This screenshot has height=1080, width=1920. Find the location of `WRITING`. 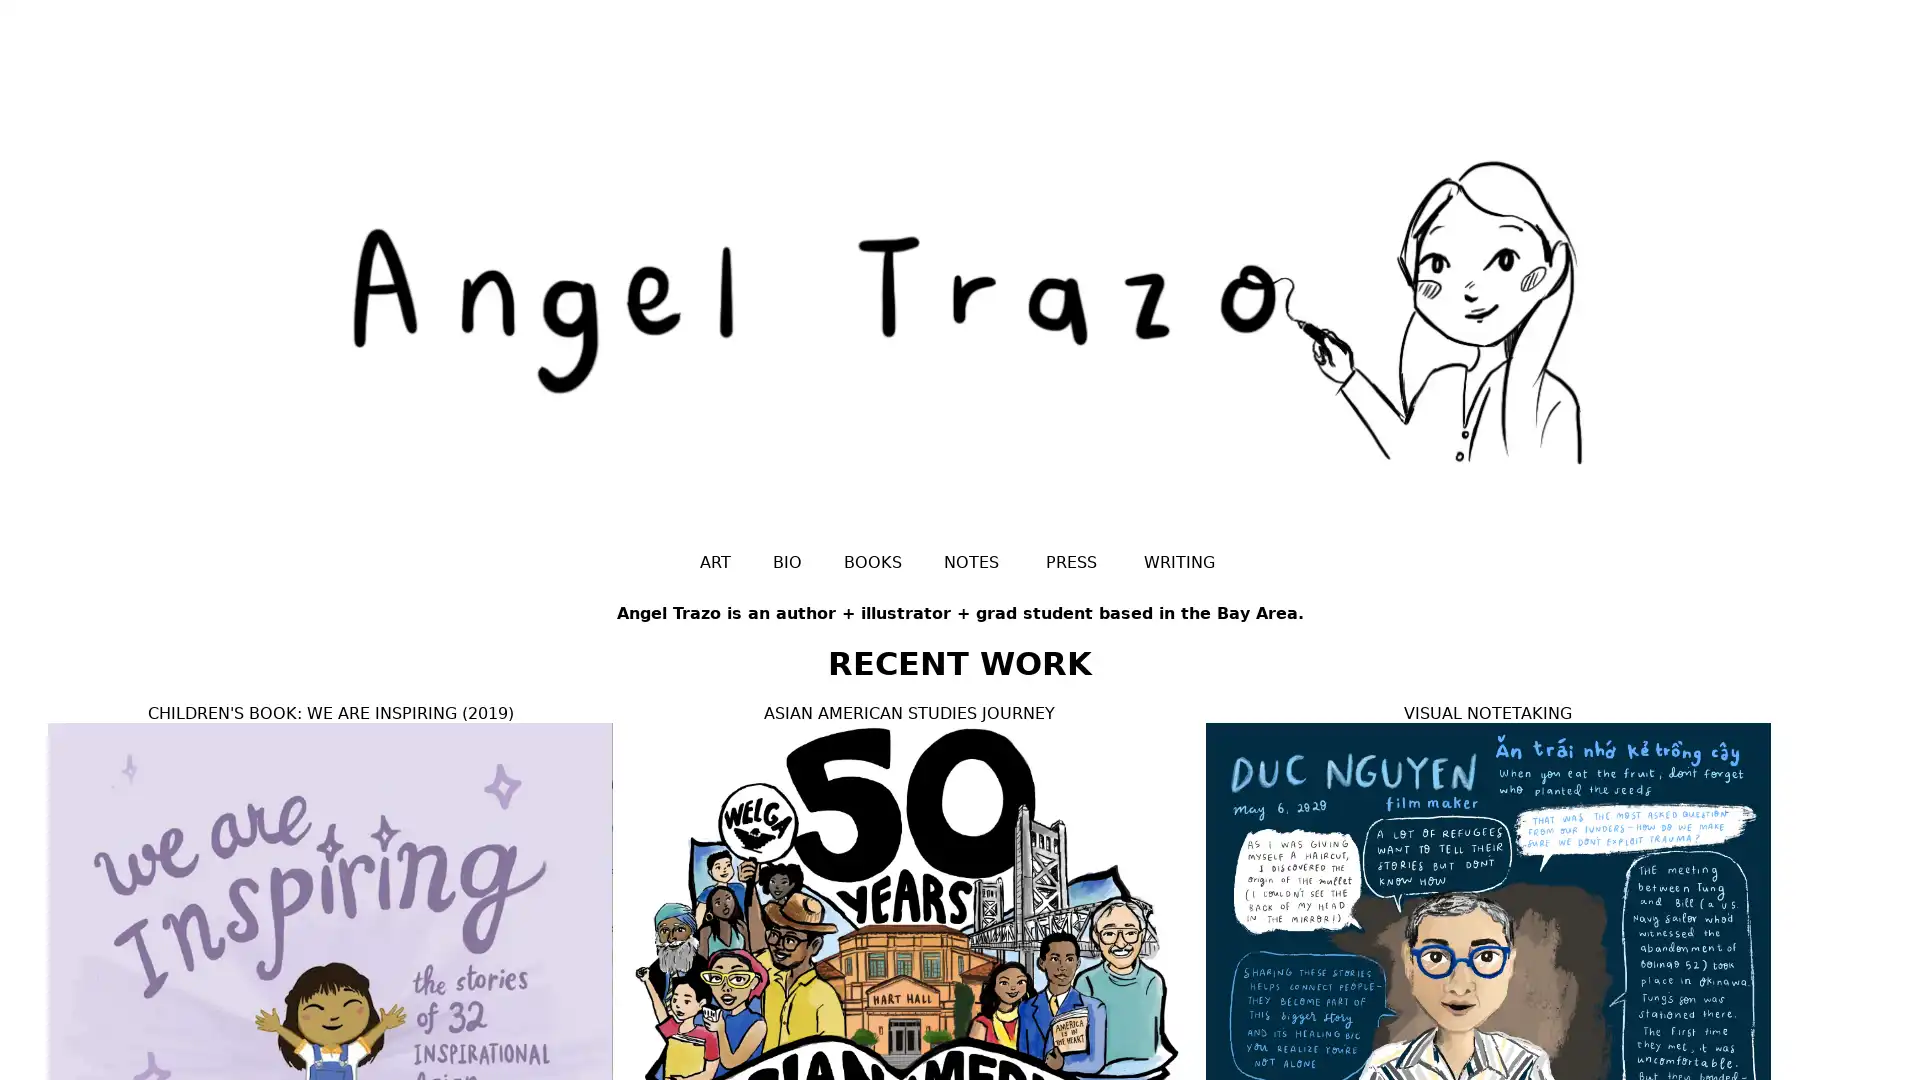

WRITING is located at coordinates (1179, 562).